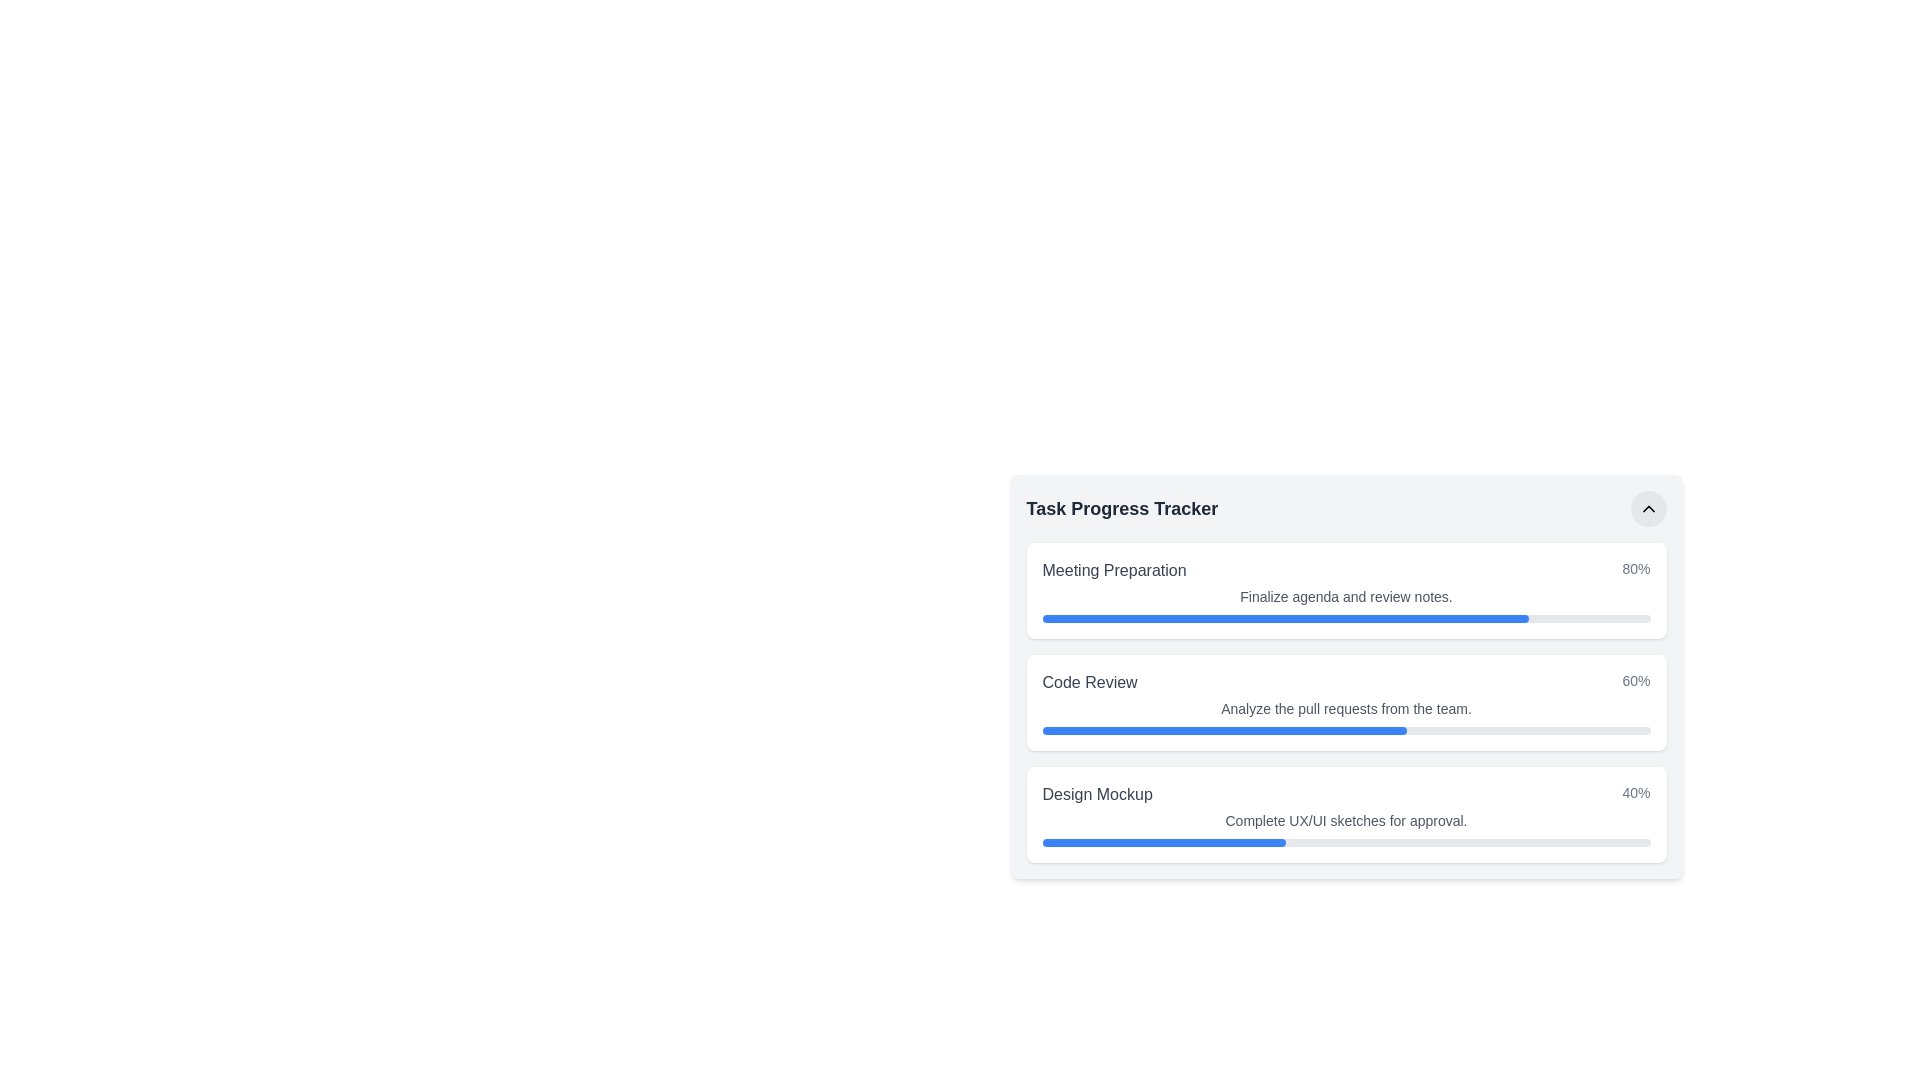  What do you see at coordinates (1346, 731) in the screenshot?
I see `the horizontal progress bar in the 'Code Review' task section, which is approximately sixty percent filled with blue, located below the text 'Analyze the pull requests from the team'` at bounding box center [1346, 731].